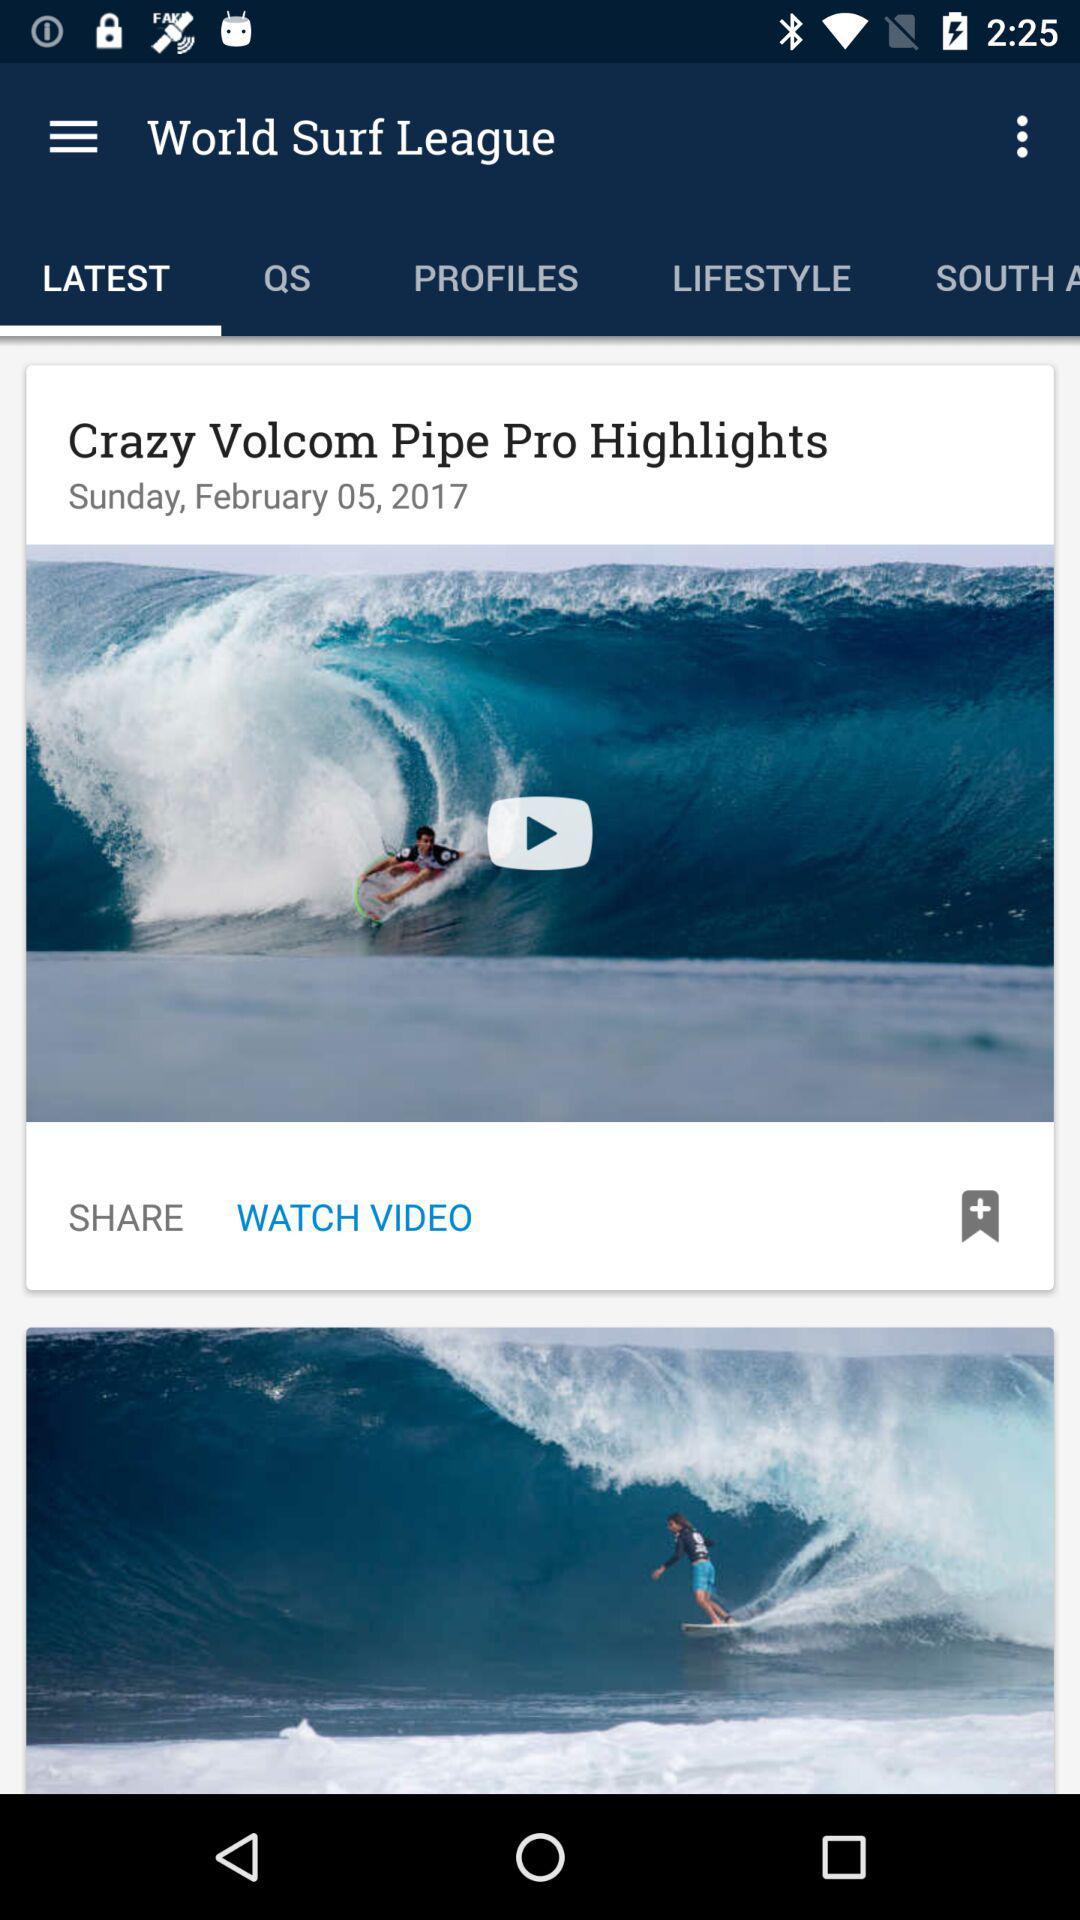 The height and width of the screenshot is (1920, 1080). Describe the element at coordinates (126, 1215) in the screenshot. I see `icon next to watch video item` at that location.